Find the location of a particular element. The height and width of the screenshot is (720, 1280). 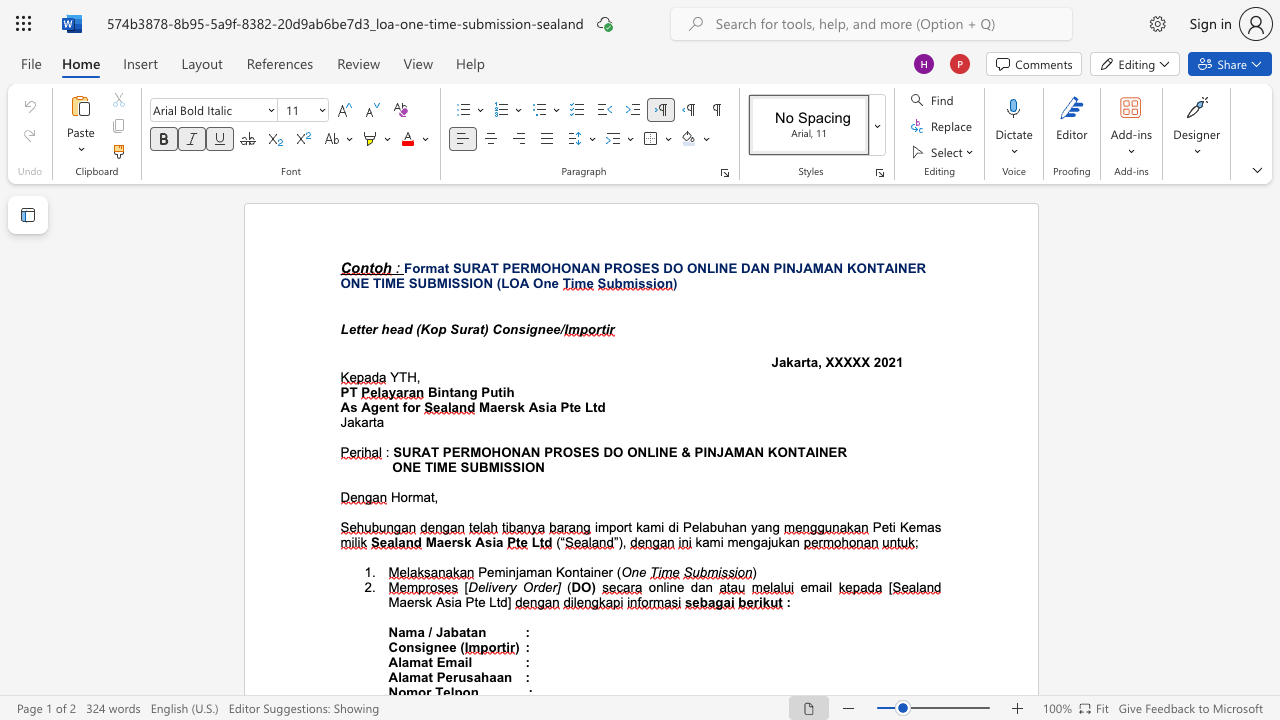

the subset text "igne" within the text "Letter head (Kop Surat) Consignee/" is located at coordinates (525, 328).